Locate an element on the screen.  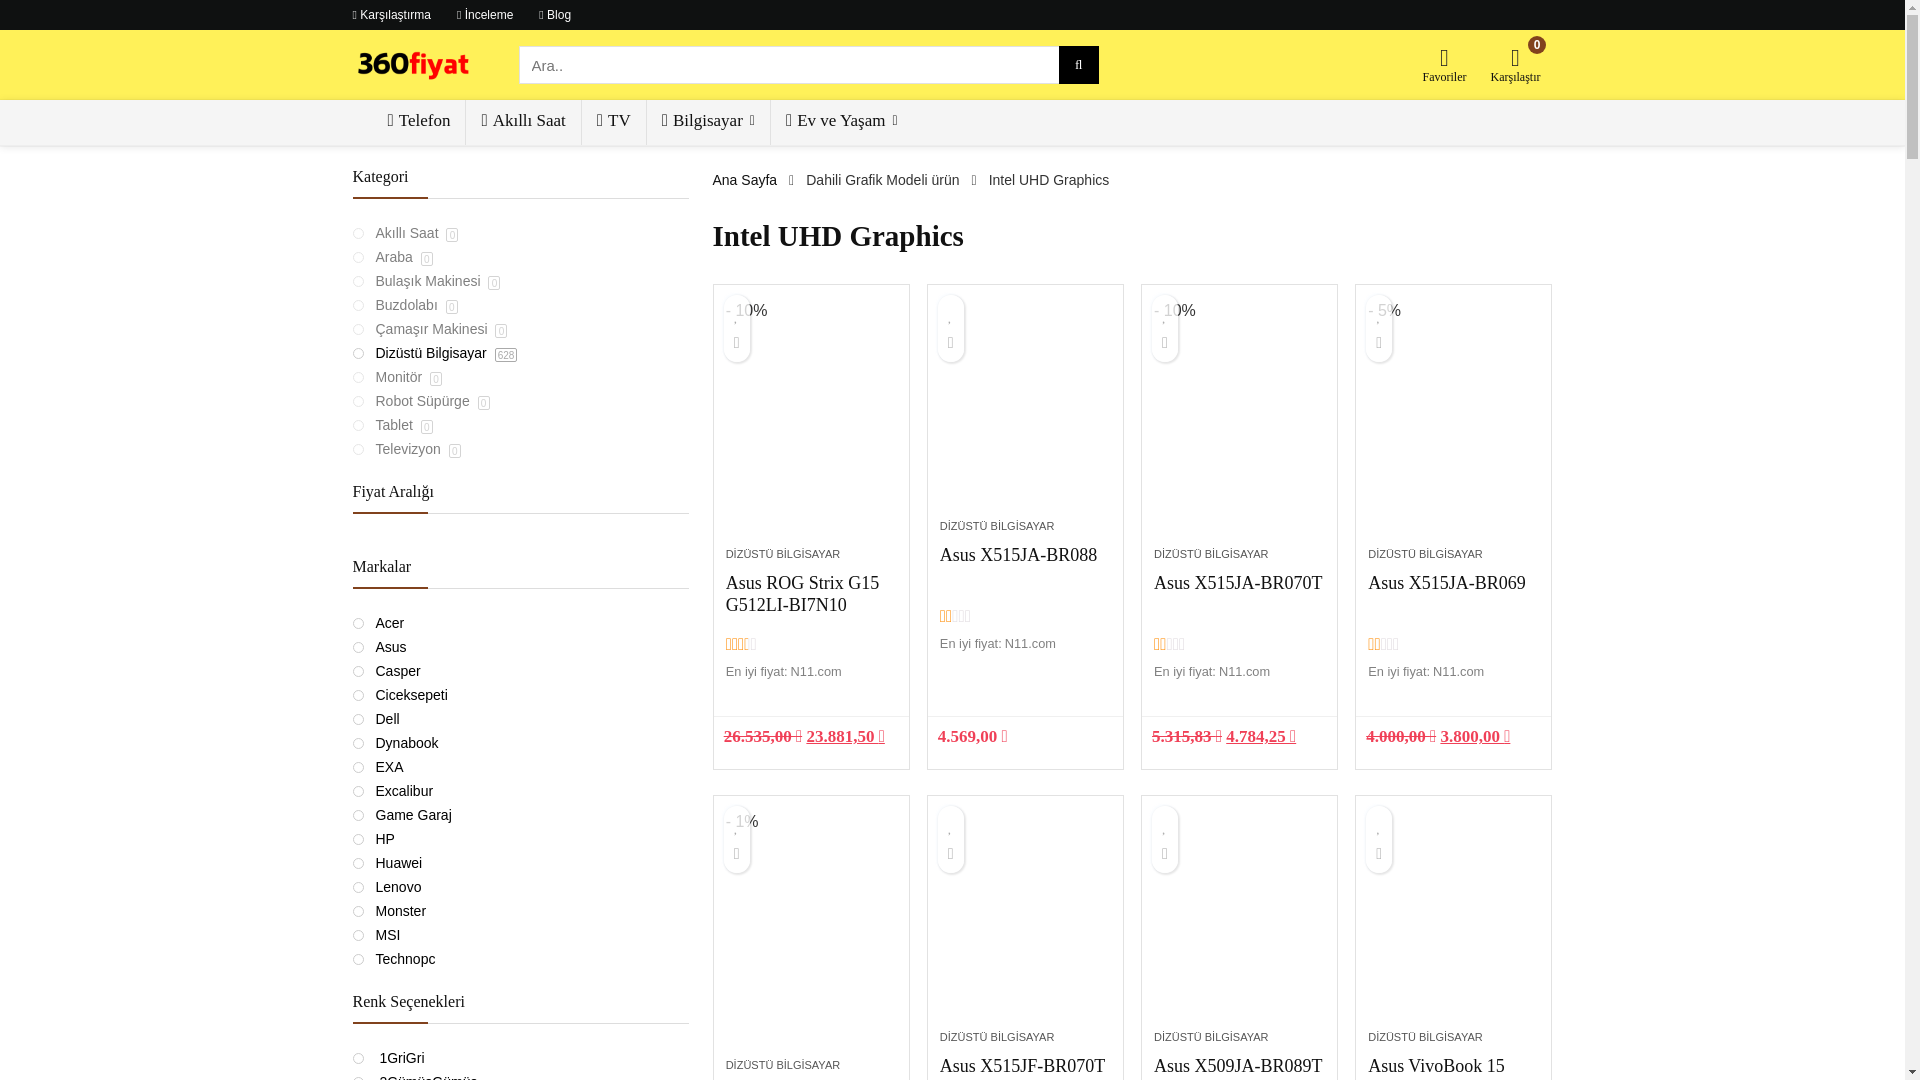
'Blog' is located at coordinates (555, 15).